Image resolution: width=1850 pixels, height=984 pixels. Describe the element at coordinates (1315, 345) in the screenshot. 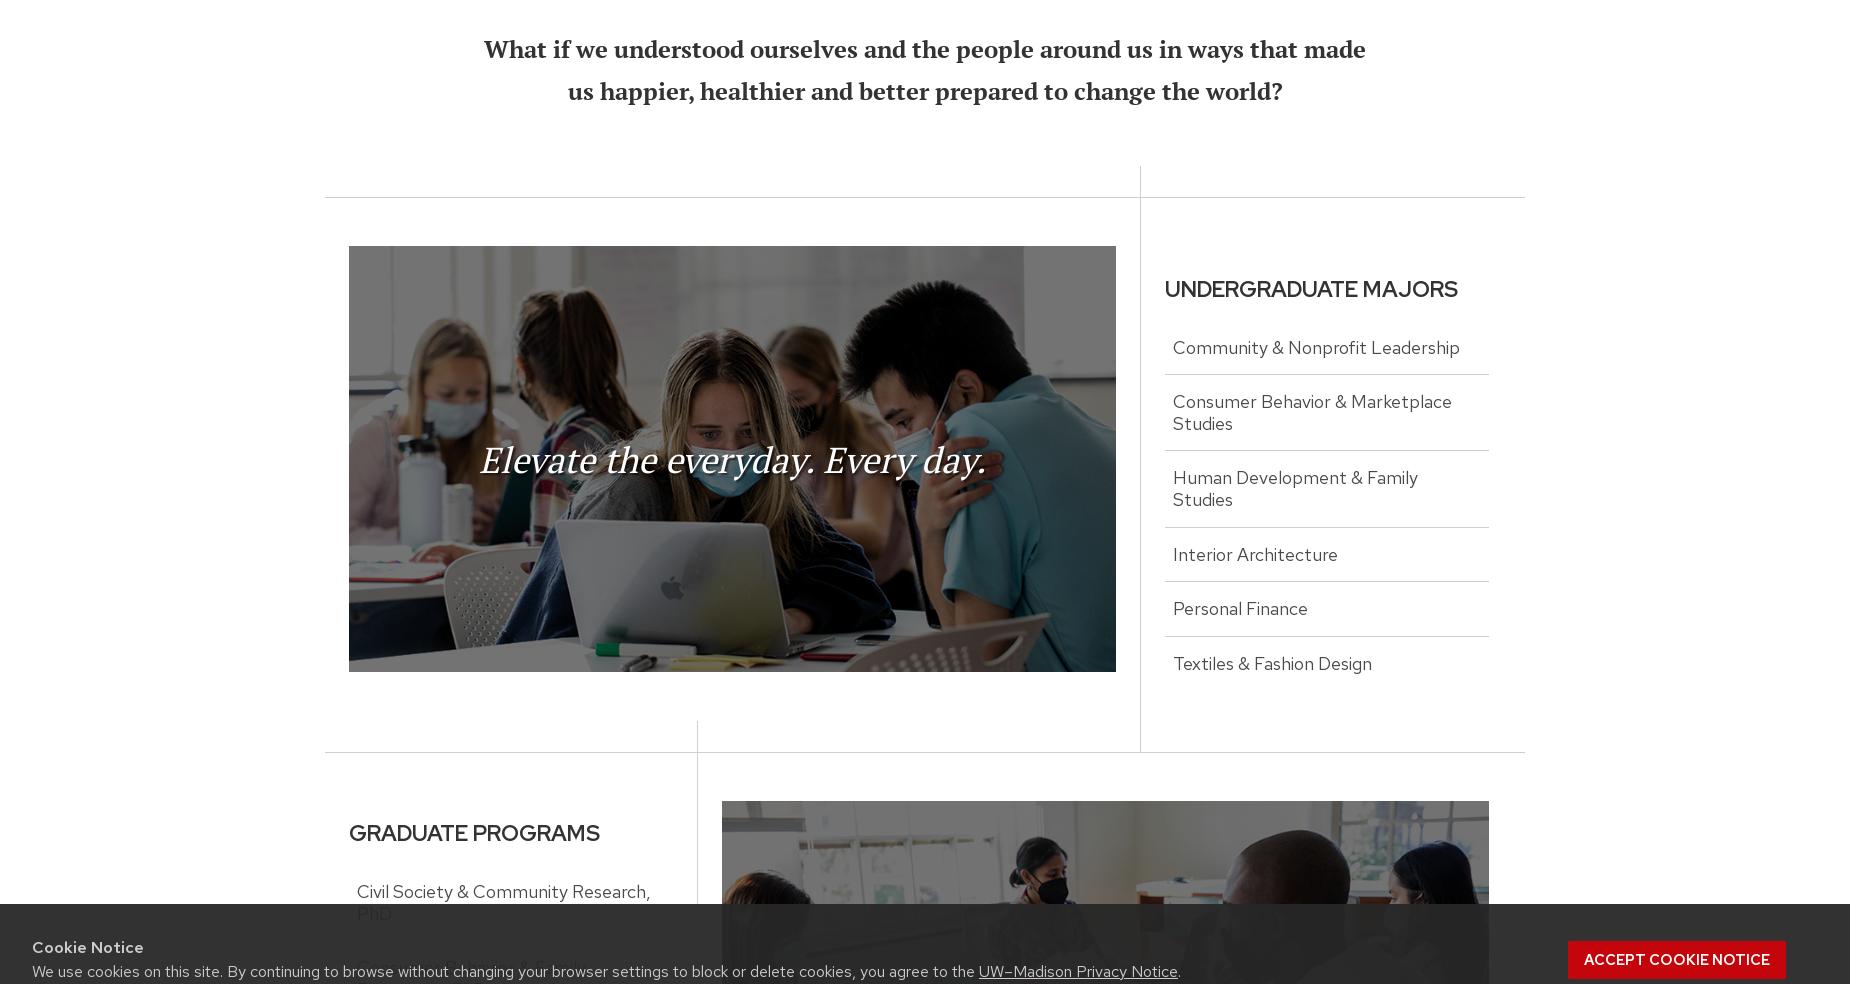

I see `'Community & Nonprofit Leadership'` at that location.